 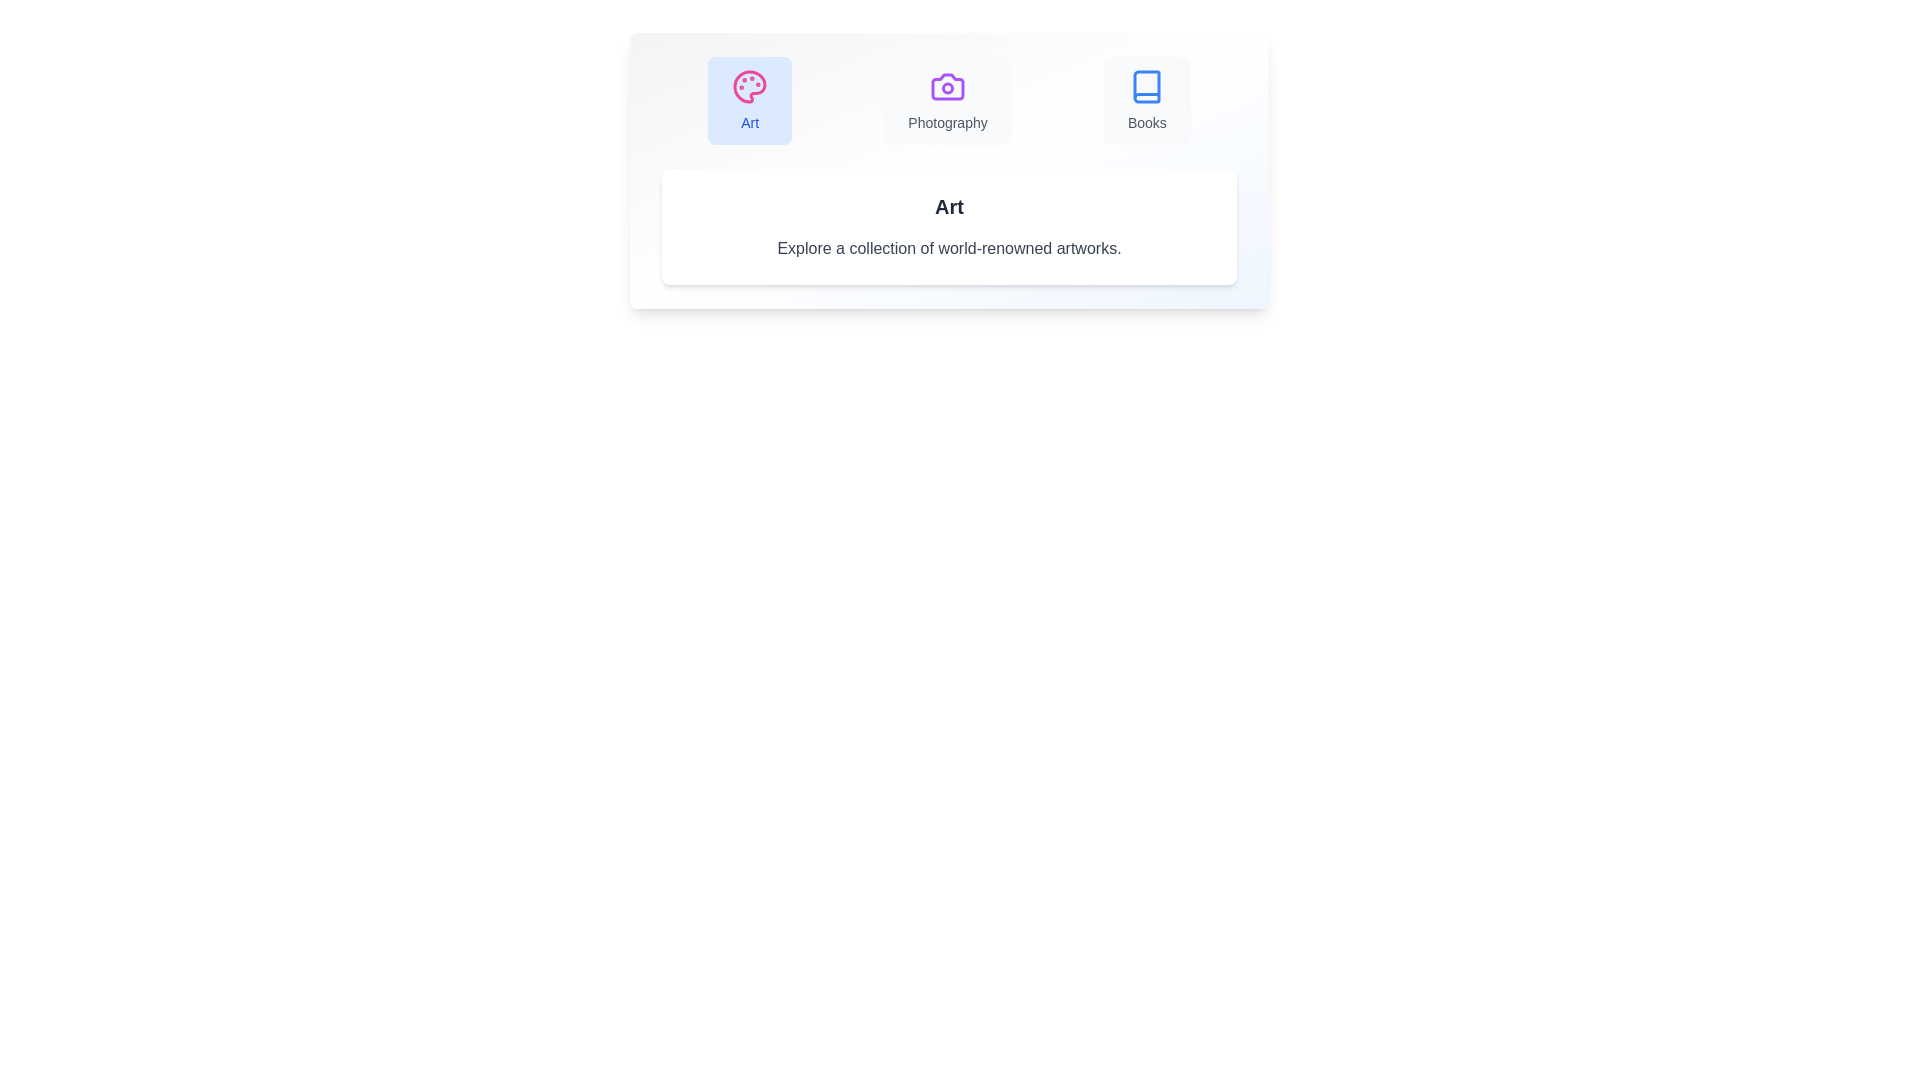 I want to click on the Books tab to view its content, so click(x=1147, y=100).